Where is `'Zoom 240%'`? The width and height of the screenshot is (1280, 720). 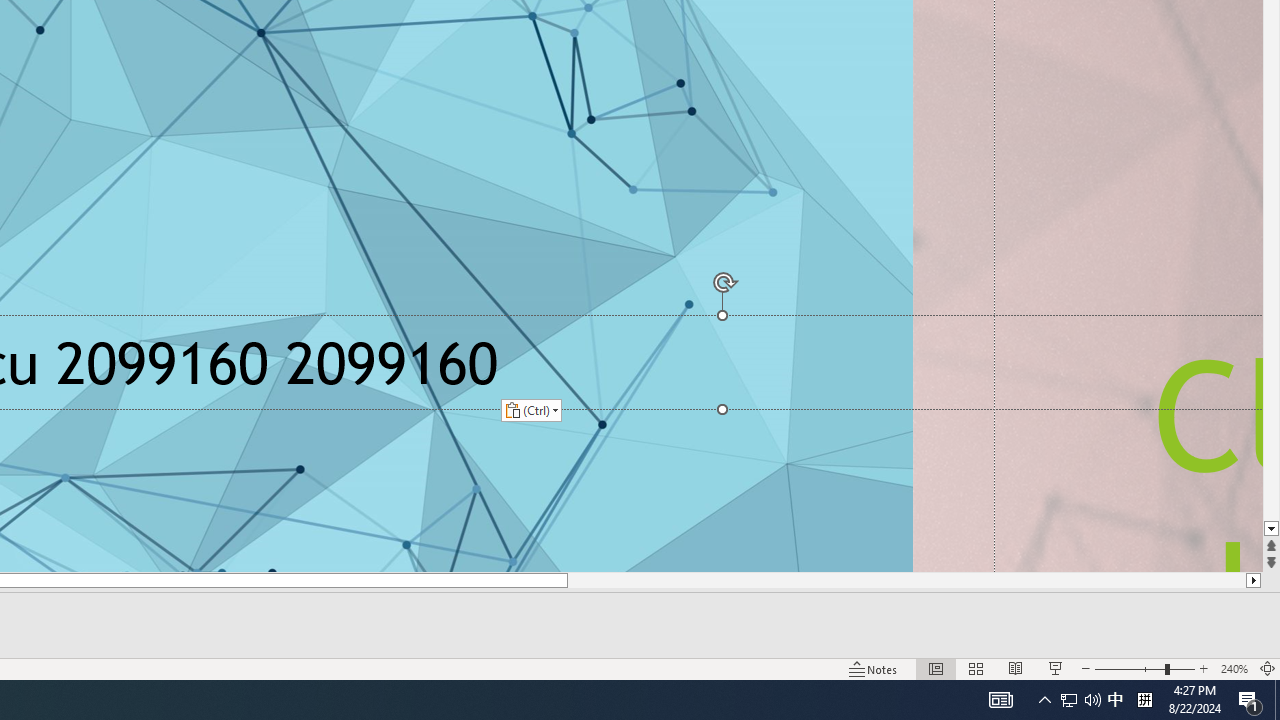 'Zoom 240%' is located at coordinates (1233, 669).